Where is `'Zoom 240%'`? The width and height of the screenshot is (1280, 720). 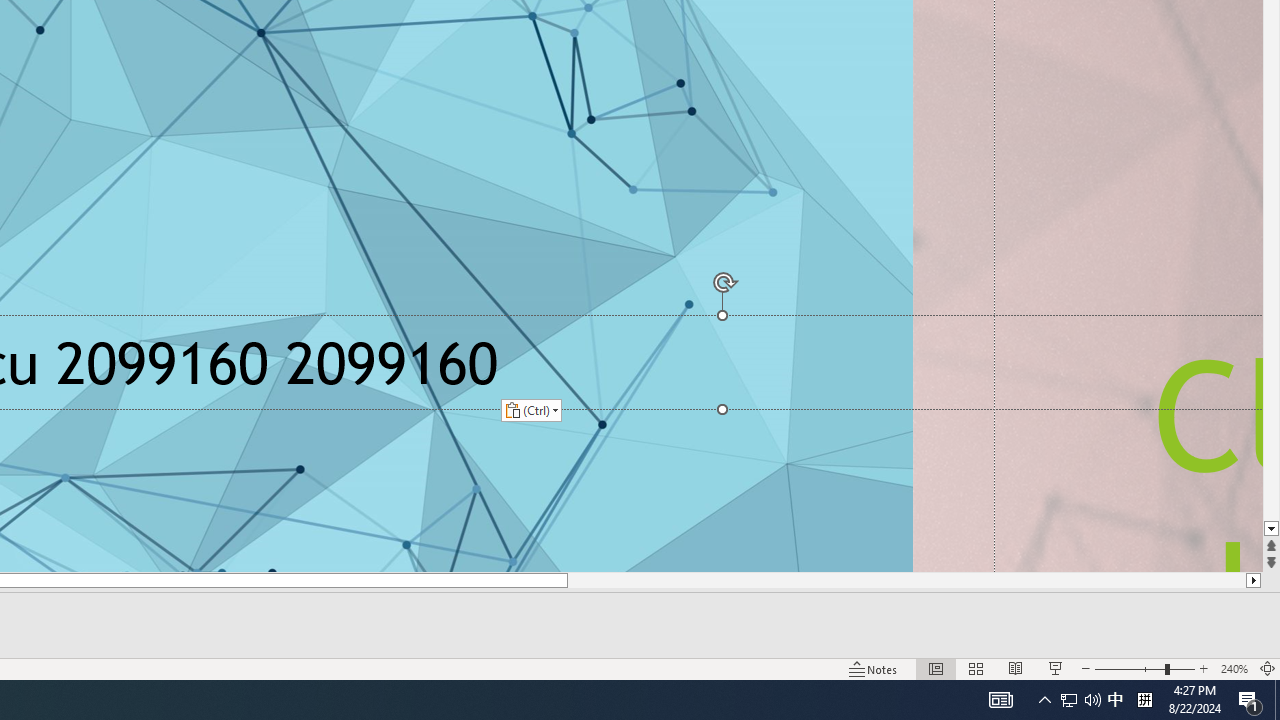 'Zoom 240%' is located at coordinates (1233, 669).